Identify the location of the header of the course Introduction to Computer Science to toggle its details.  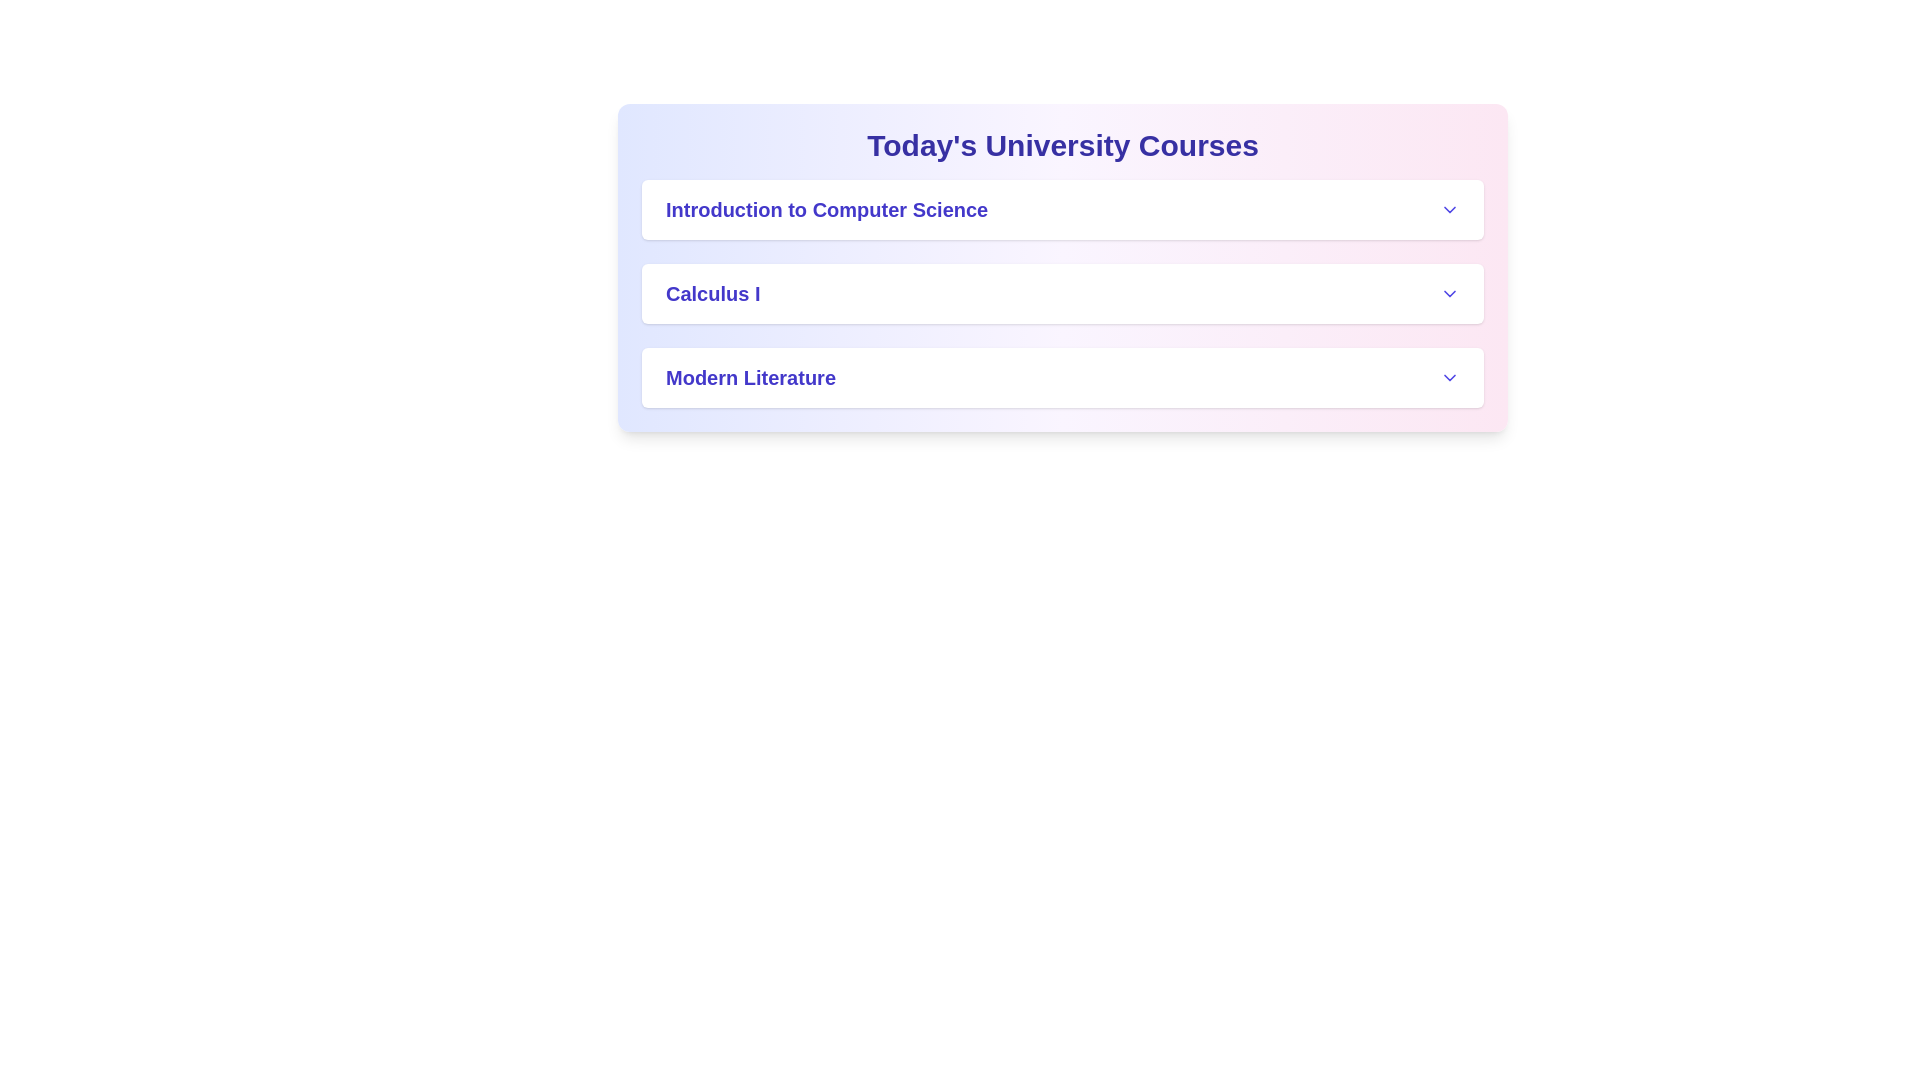
(1061, 209).